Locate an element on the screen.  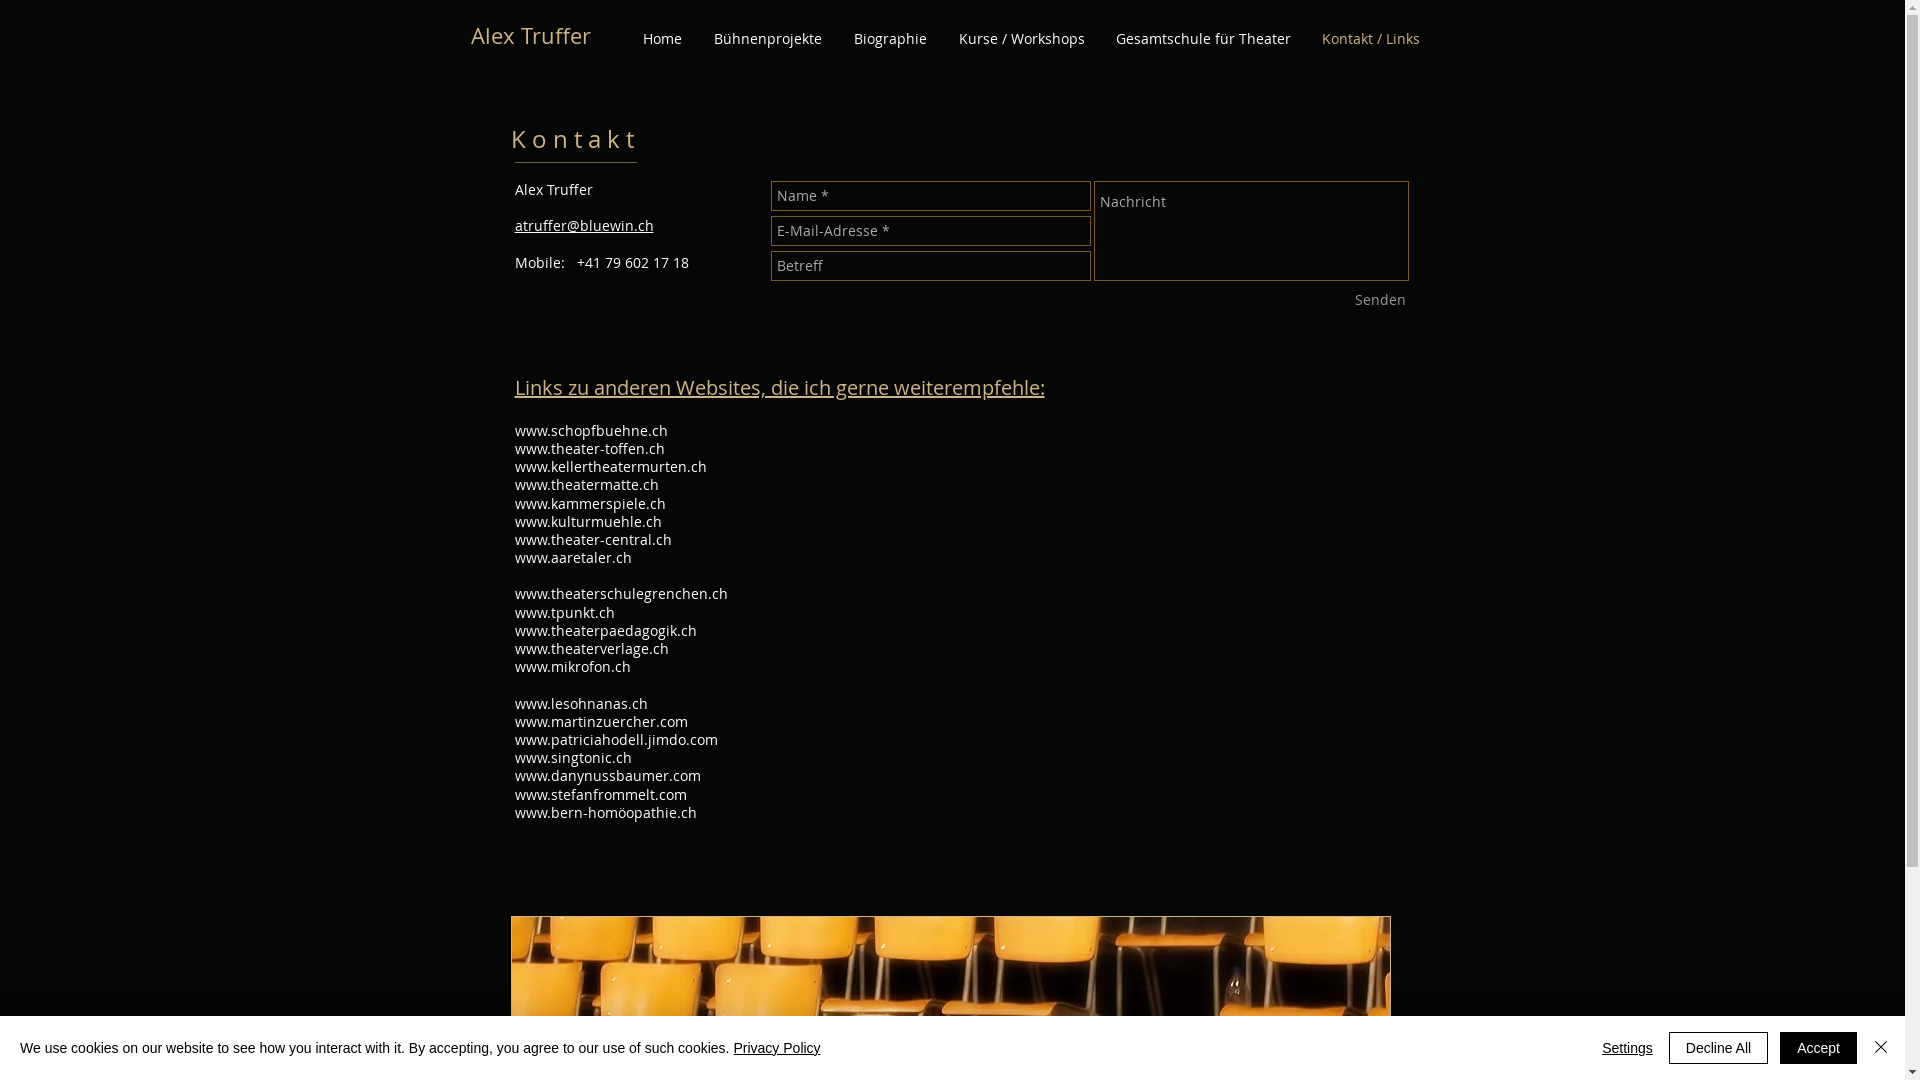
'Kontakt / Links' is located at coordinates (1369, 38).